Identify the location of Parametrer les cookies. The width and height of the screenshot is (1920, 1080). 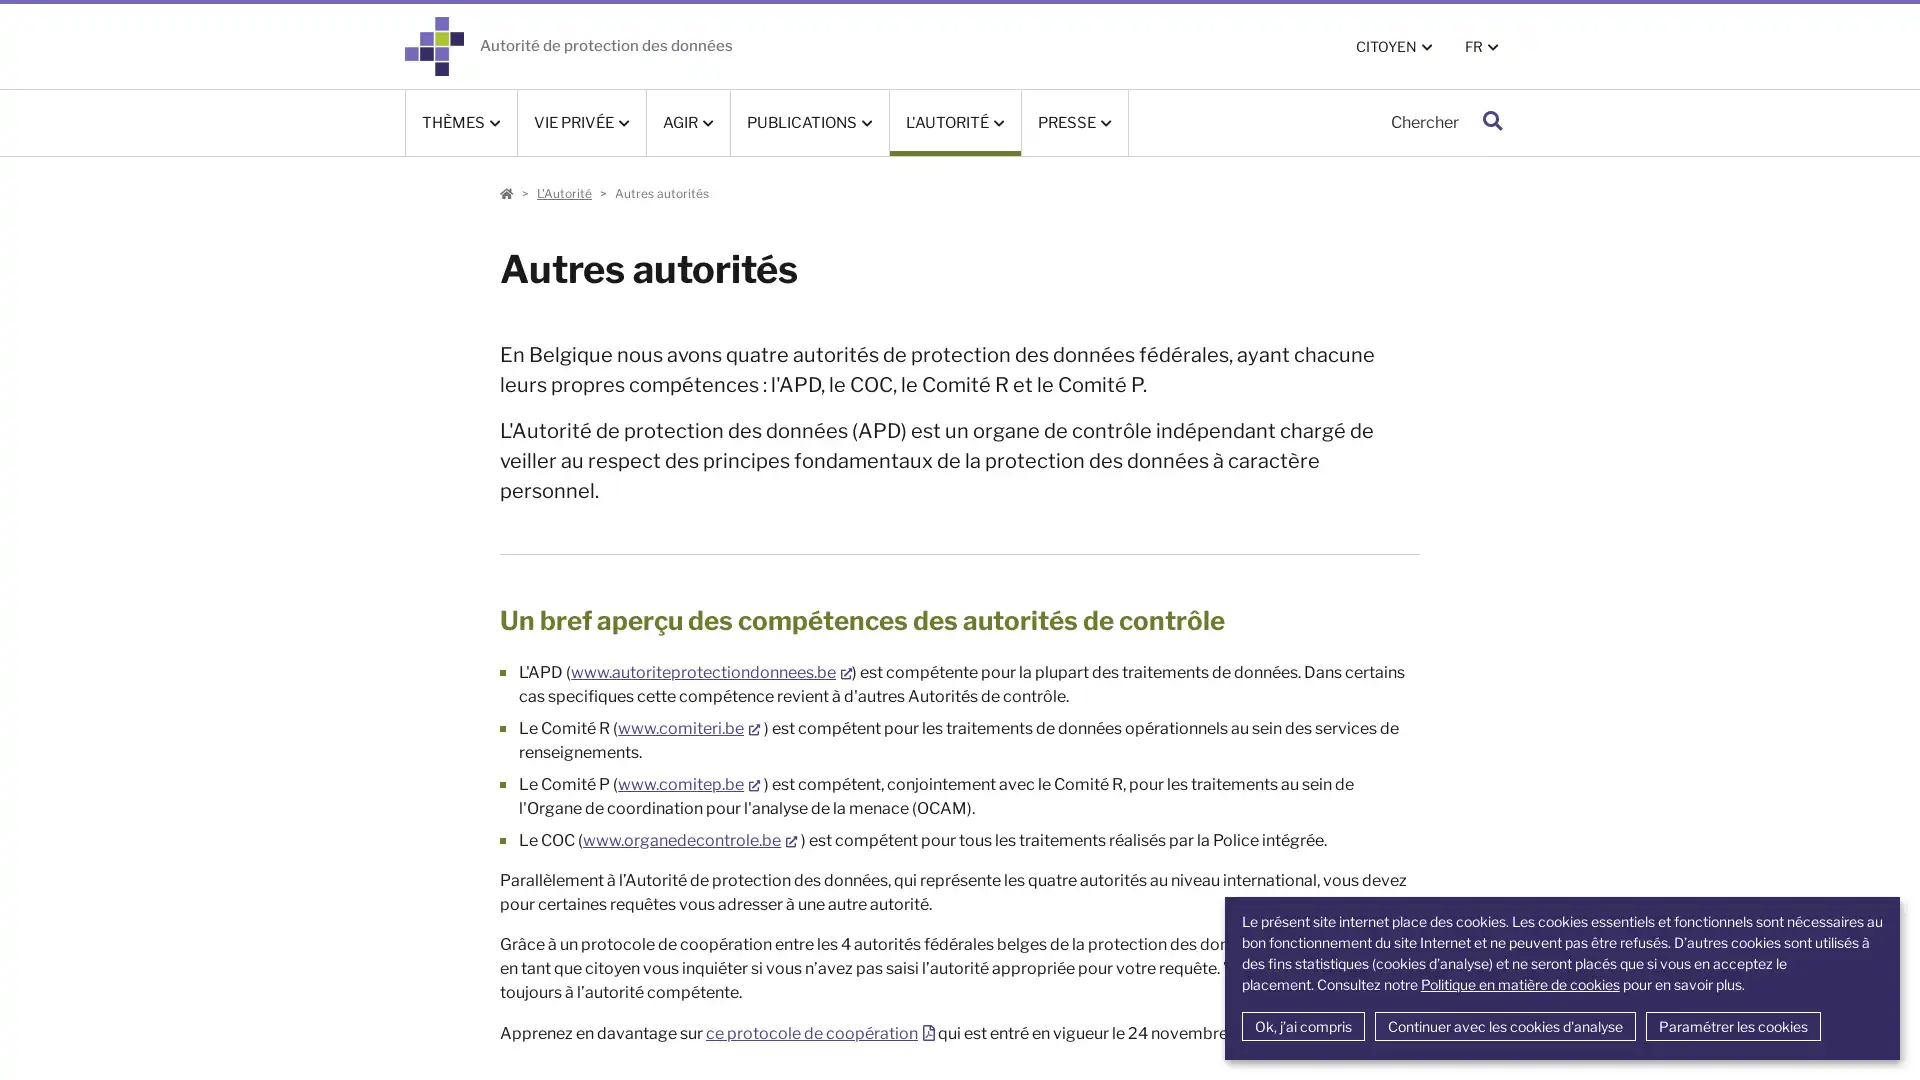
(1731, 1026).